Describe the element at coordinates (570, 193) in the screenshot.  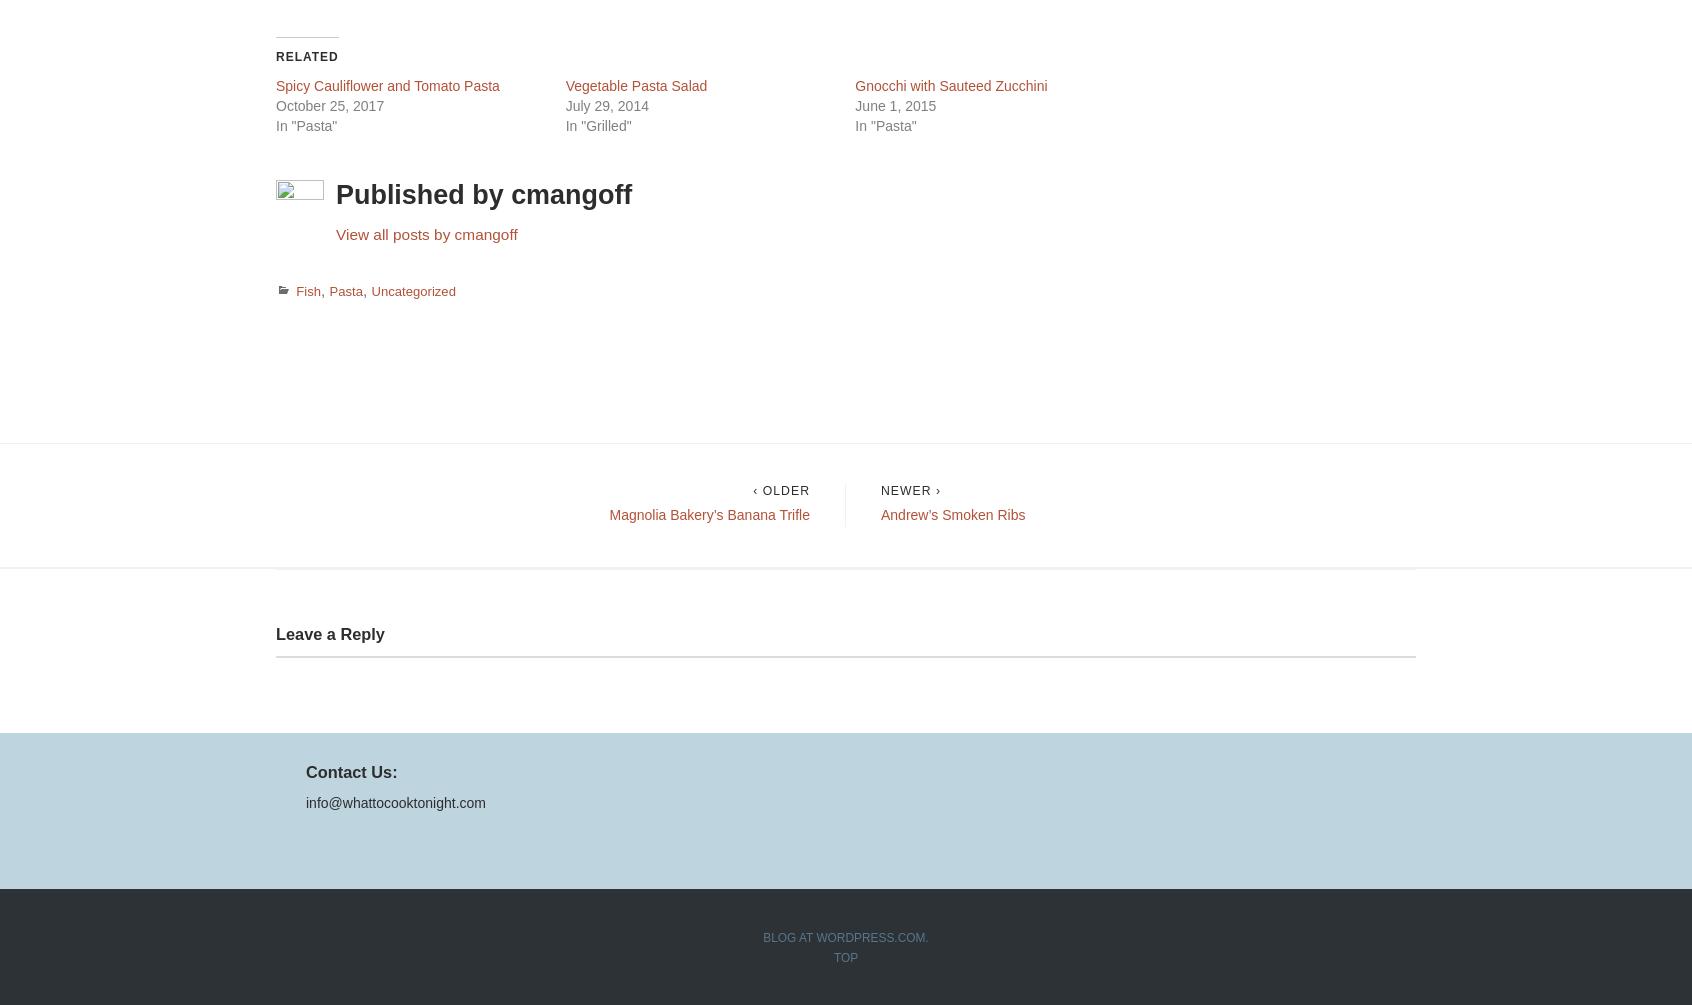
I see `'cmangoff'` at that location.